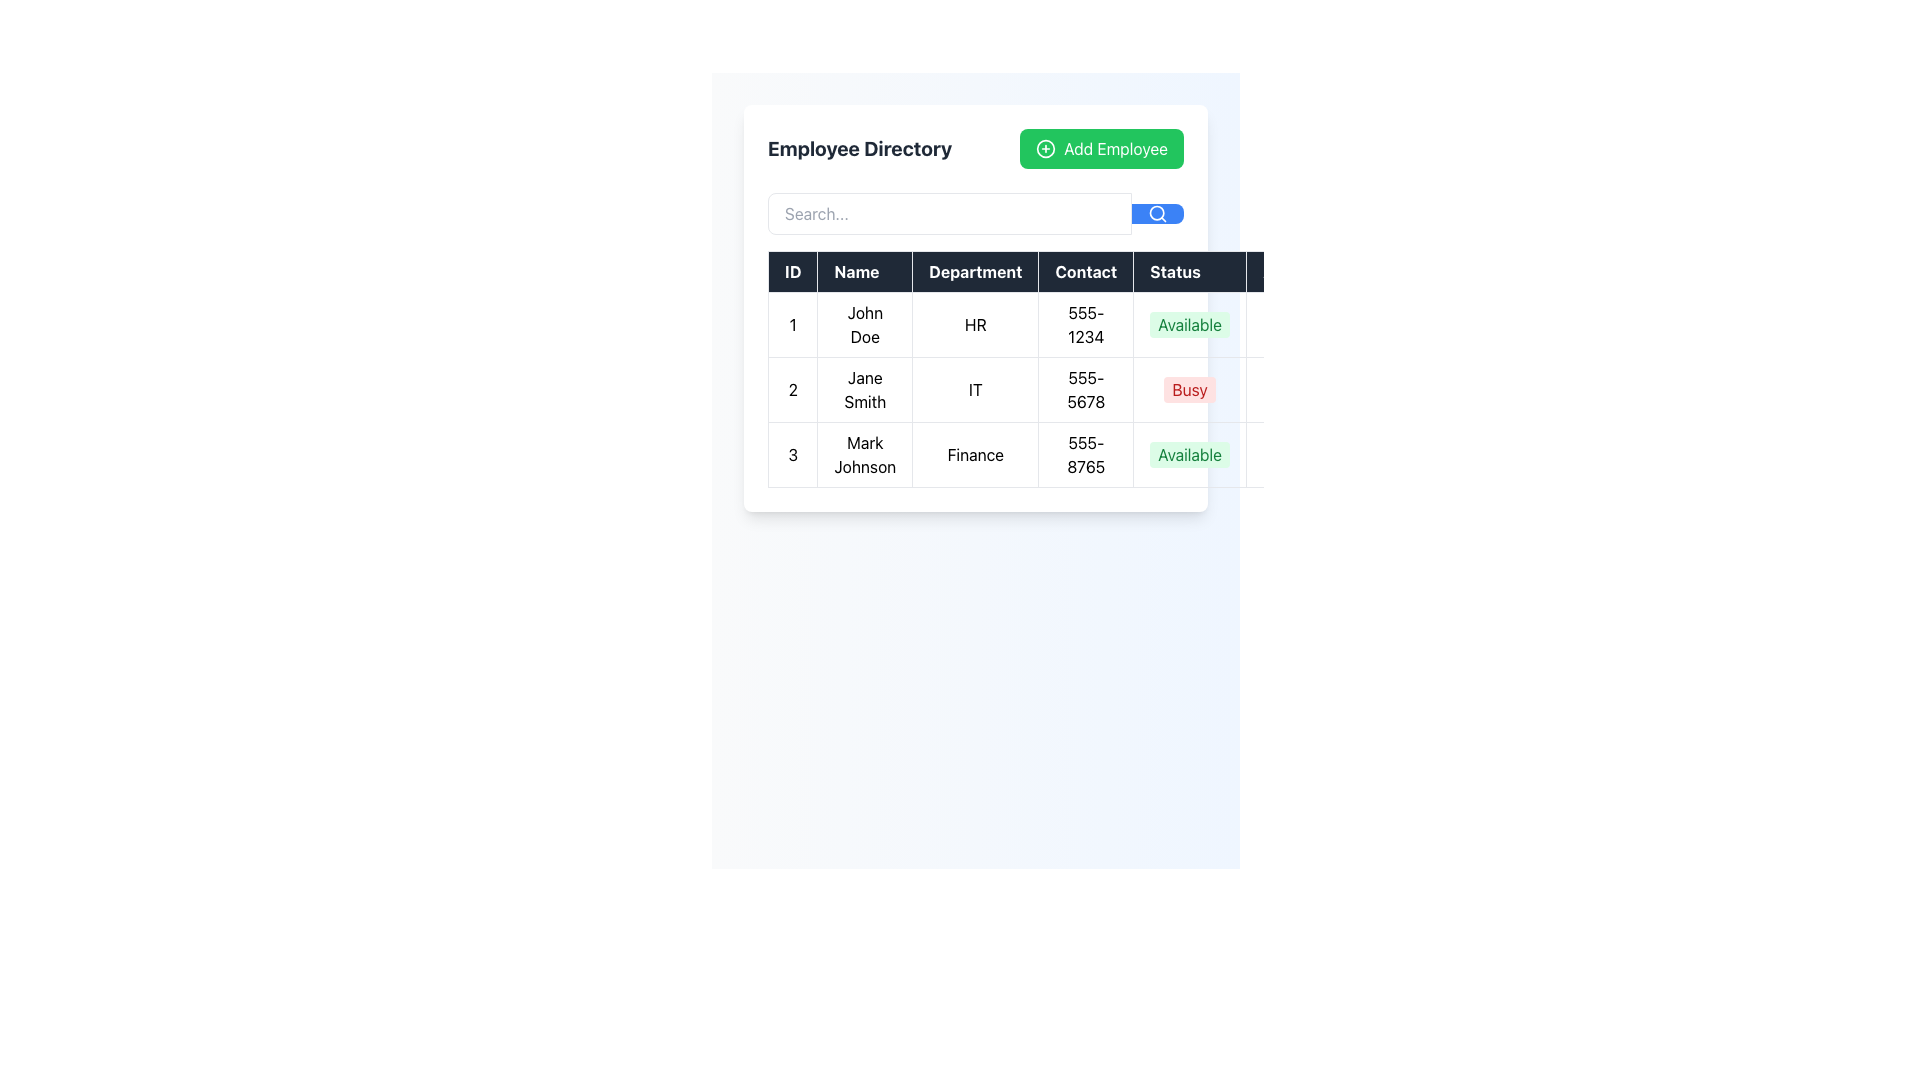 This screenshot has width=1920, height=1080. Describe the element at coordinates (975, 323) in the screenshot. I see `the table cell displaying the department name 'HR' in the first row under the 'Department' column, which is the third cell in its row` at that location.